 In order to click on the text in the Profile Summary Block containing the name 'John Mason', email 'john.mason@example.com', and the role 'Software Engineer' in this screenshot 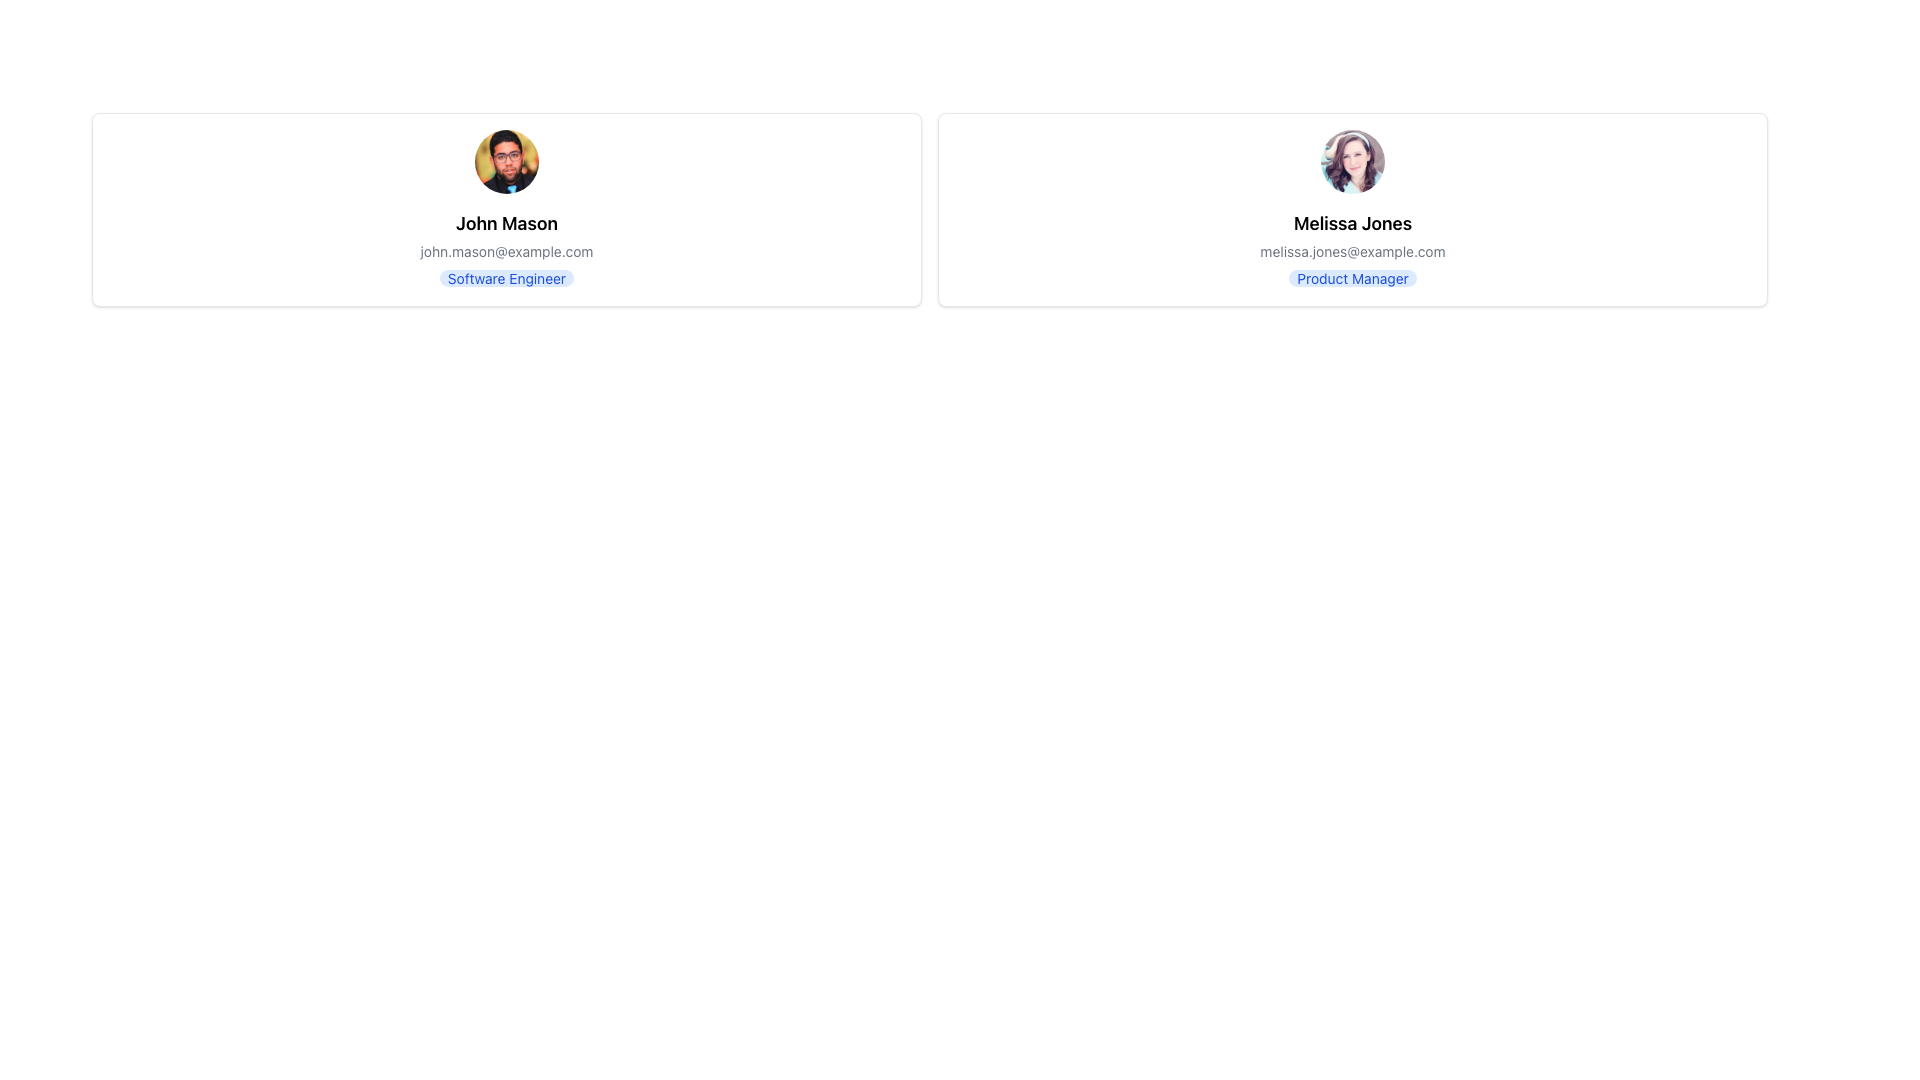, I will do `click(507, 249)`.